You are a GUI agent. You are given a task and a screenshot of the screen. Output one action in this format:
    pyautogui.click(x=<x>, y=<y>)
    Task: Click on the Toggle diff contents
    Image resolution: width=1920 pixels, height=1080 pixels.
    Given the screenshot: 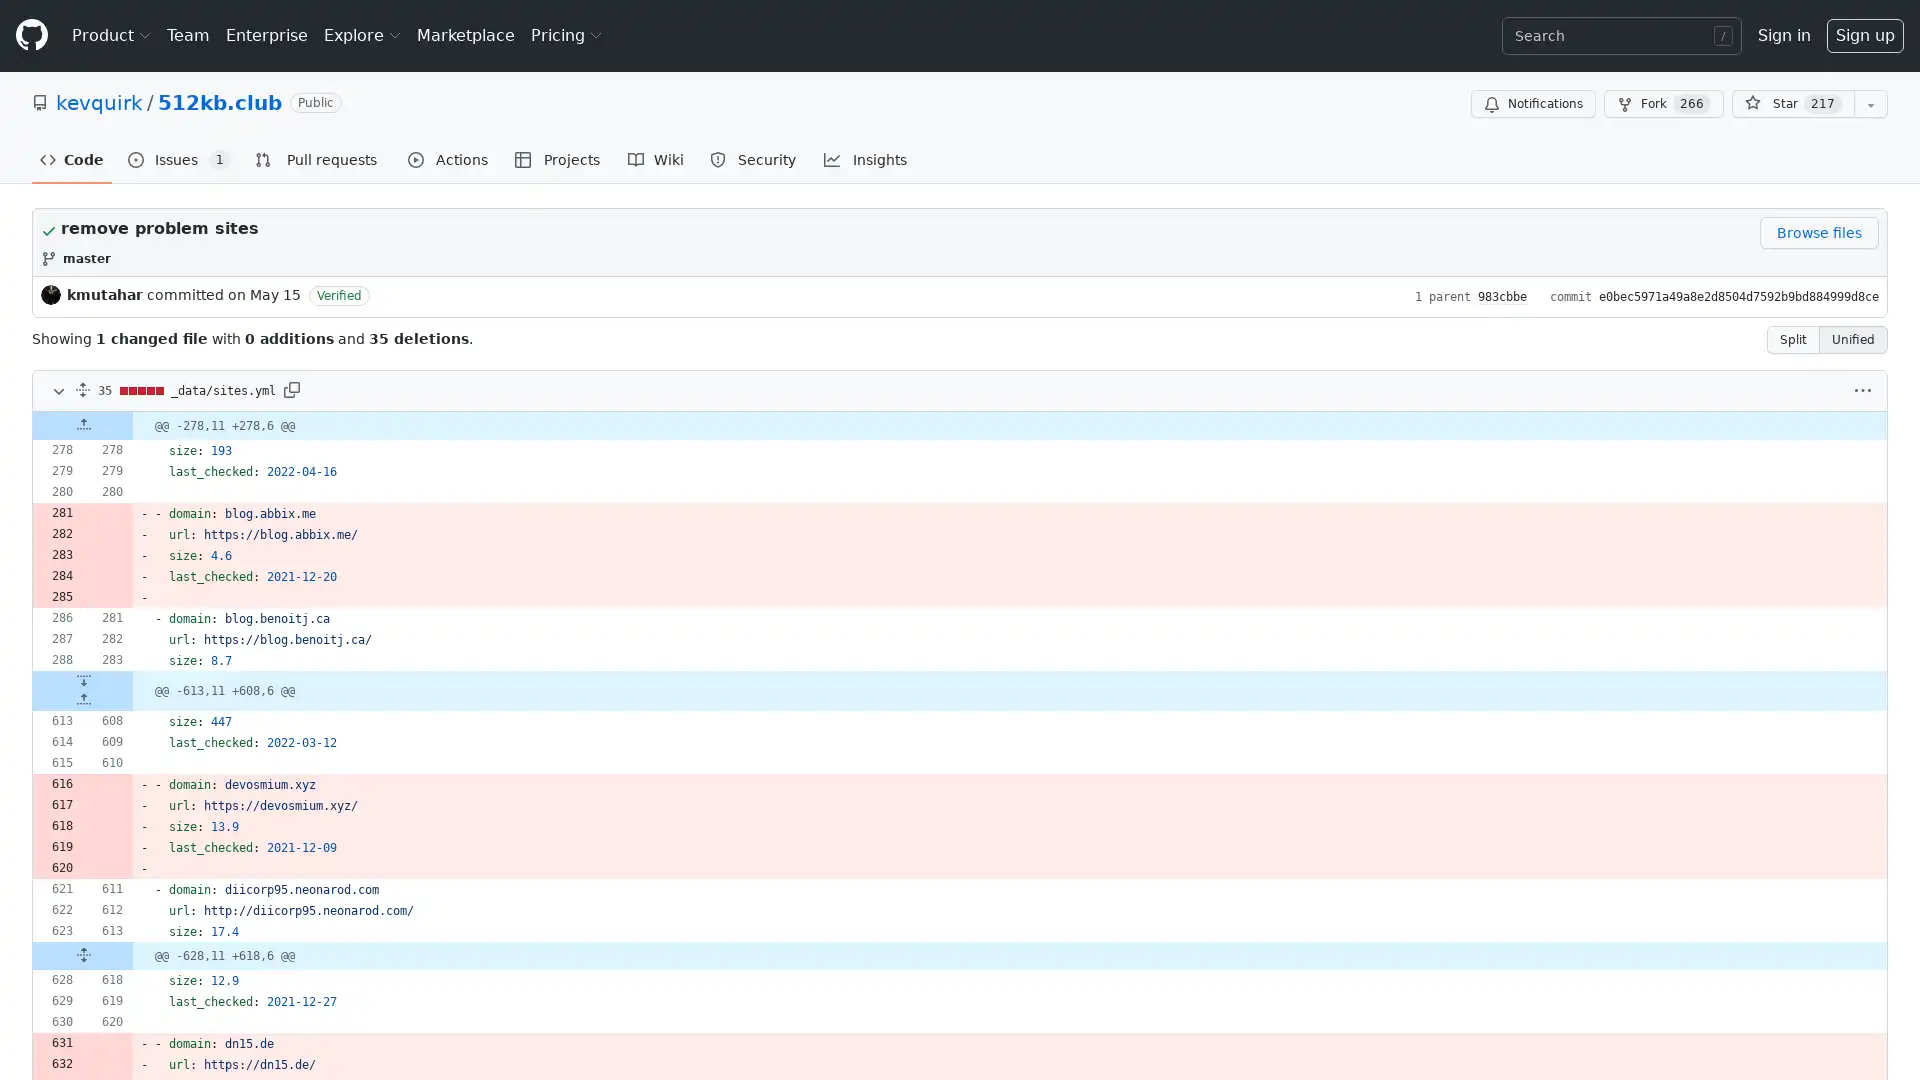 What is the action you would take?
    pyautogui.click(x=57, y=390)
    